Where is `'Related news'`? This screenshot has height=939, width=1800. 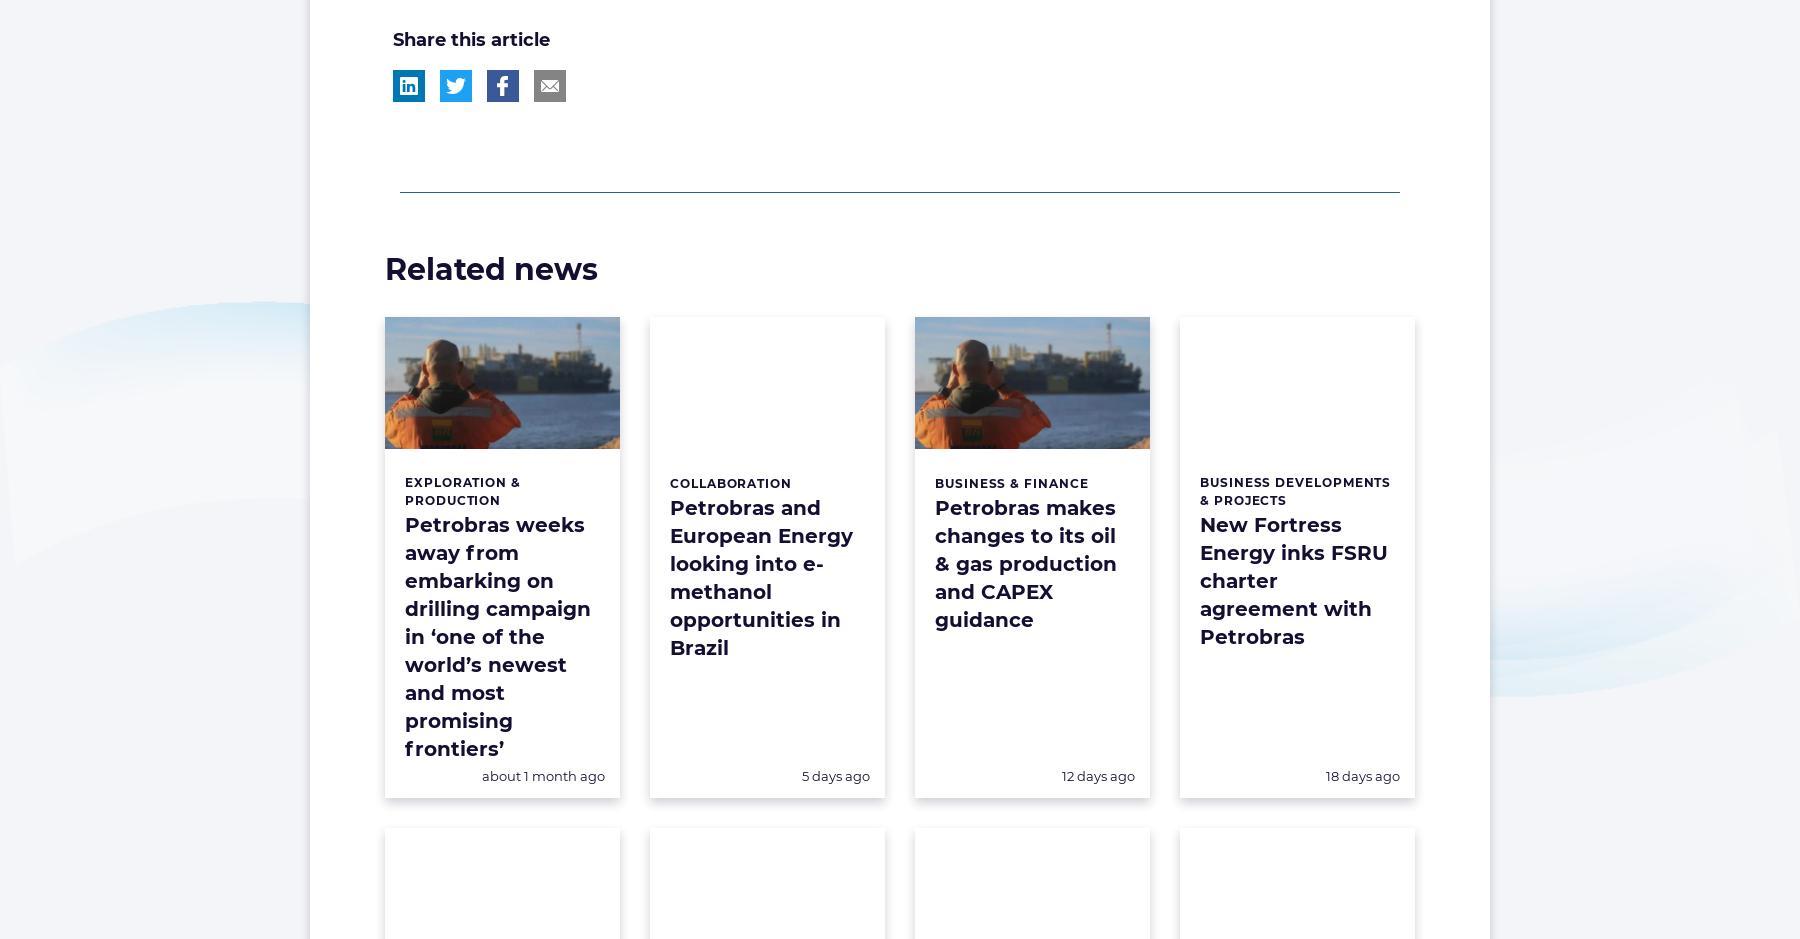
'Related news' is located at coordinates (385, 267).